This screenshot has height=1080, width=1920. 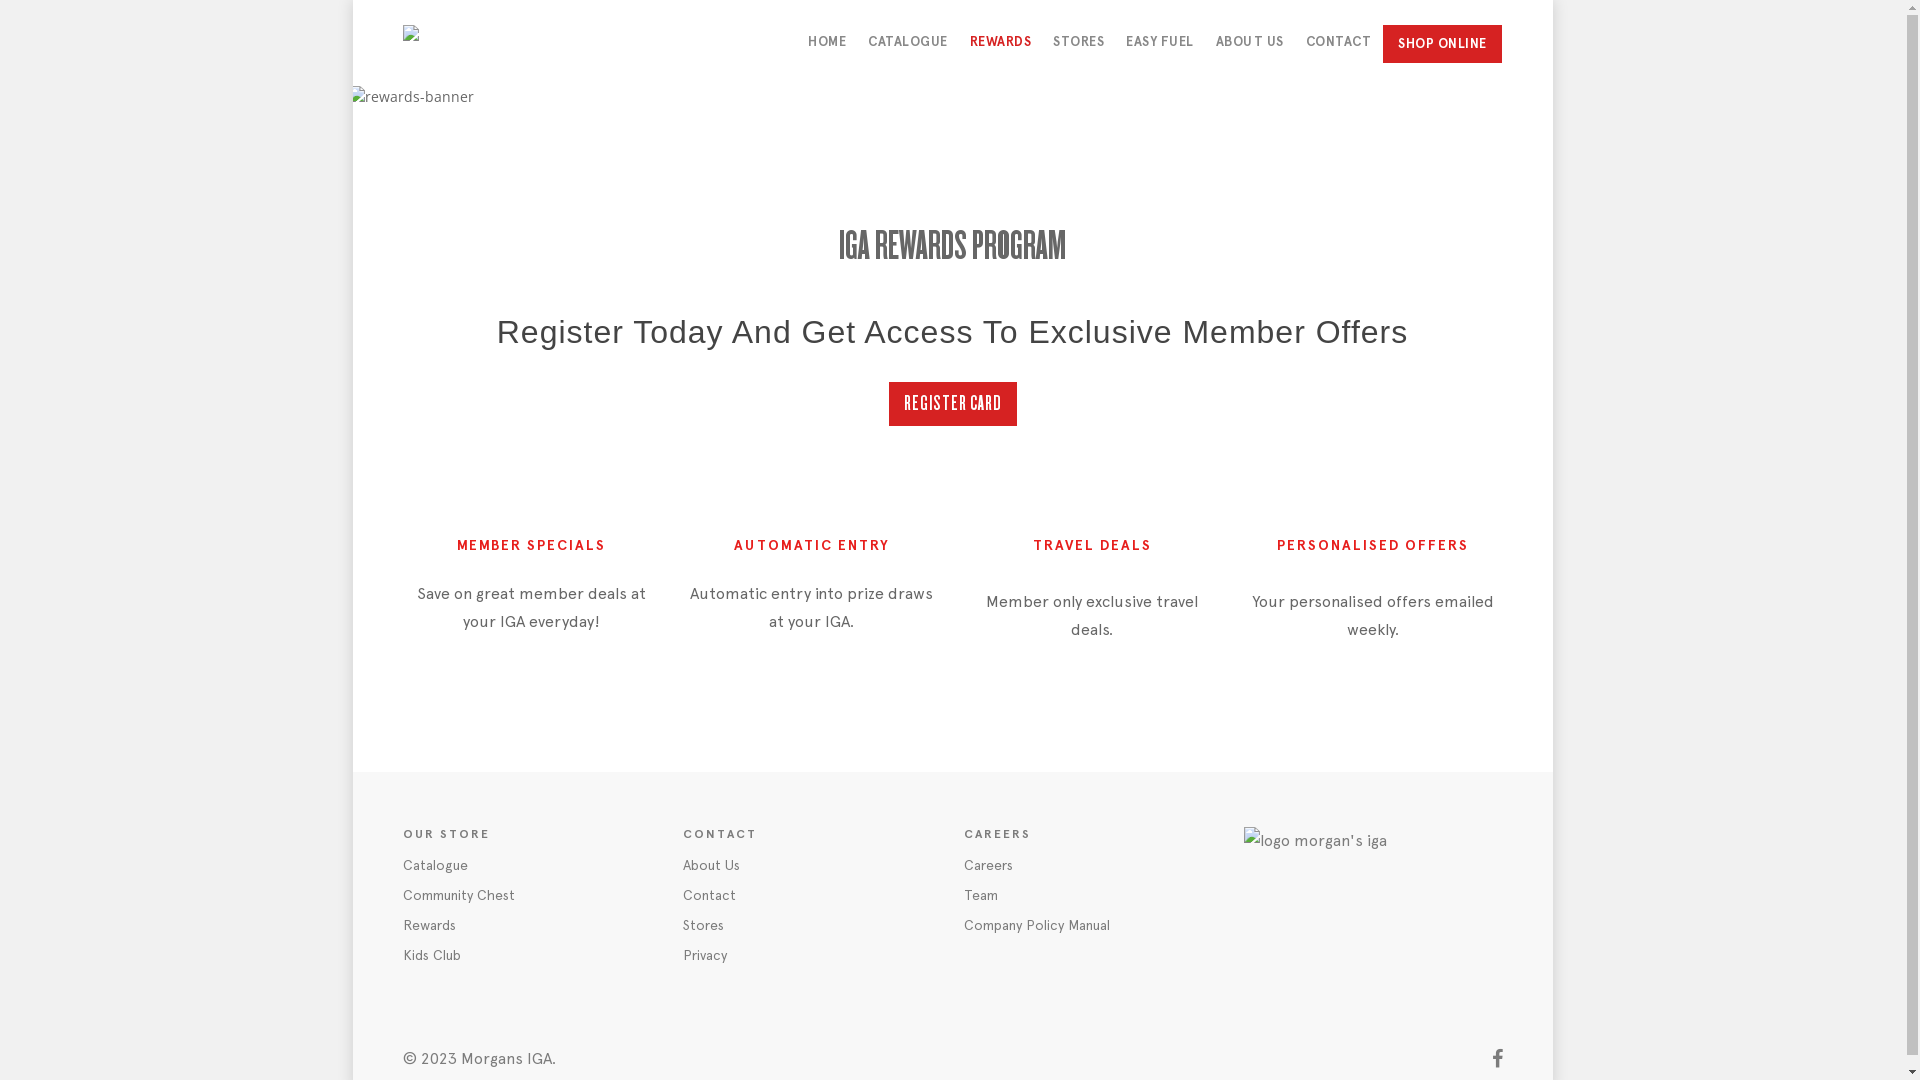 I want to click on 'REGISTER CARD', so click(x=950, y=404).